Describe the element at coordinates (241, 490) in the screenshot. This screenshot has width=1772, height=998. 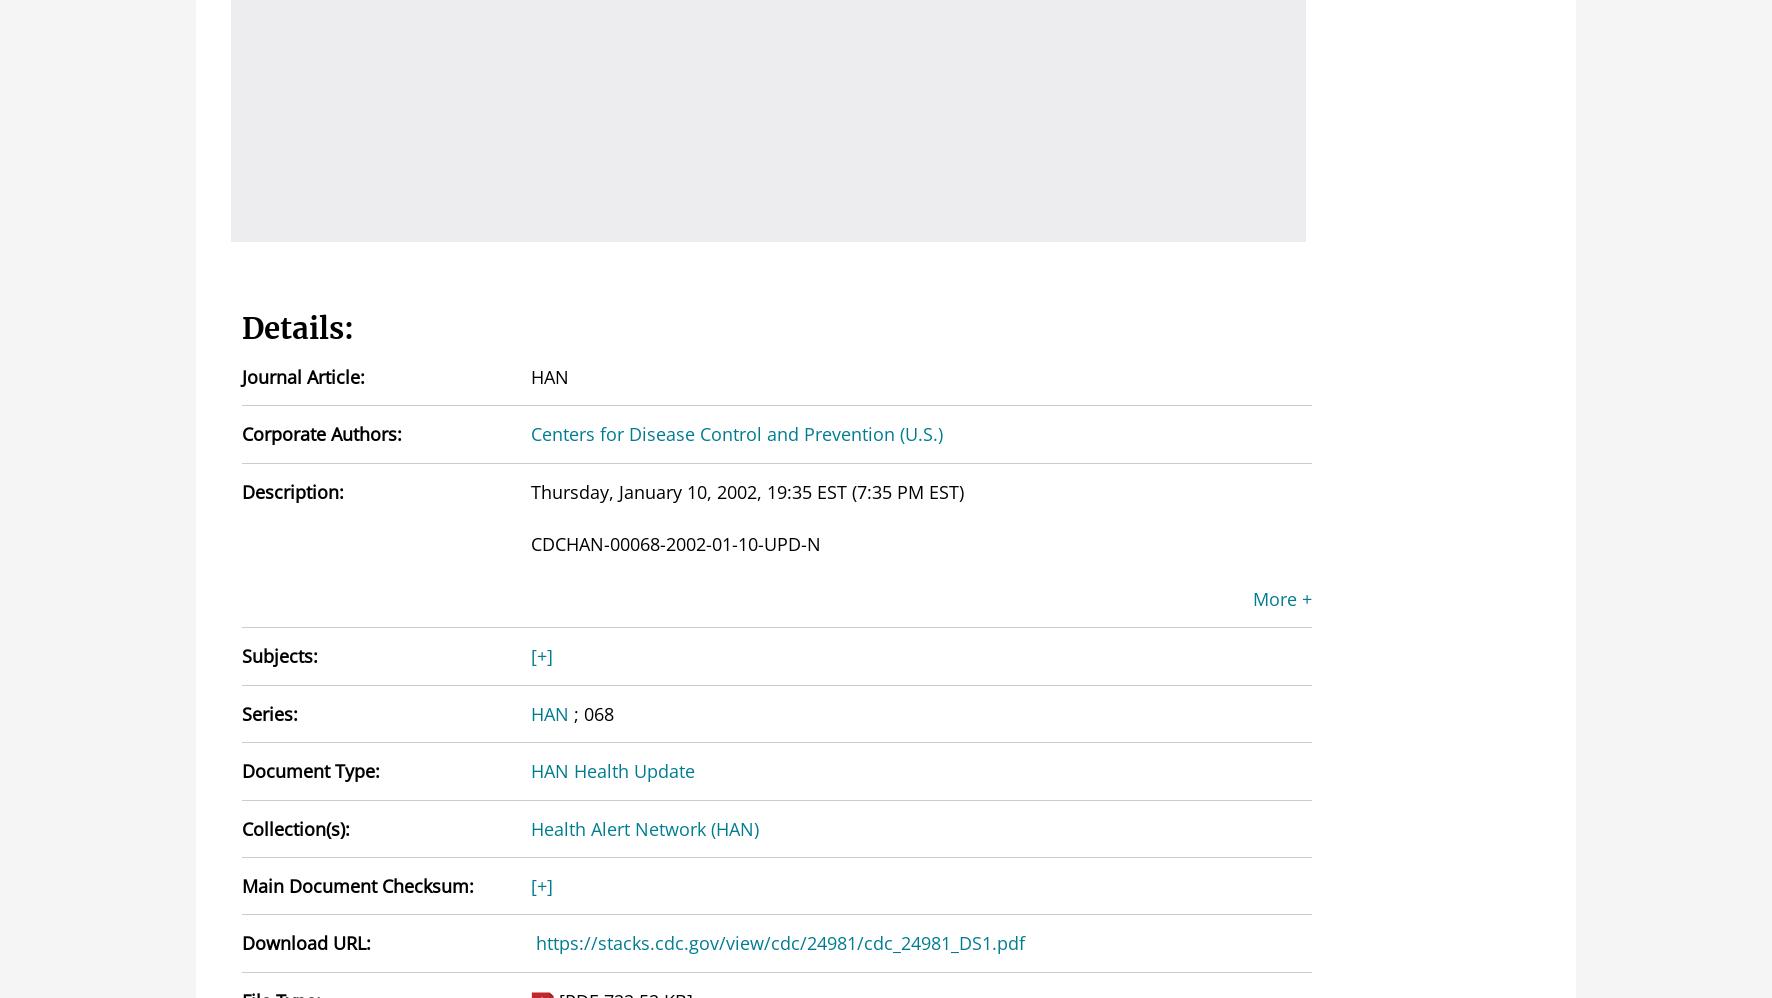
I see `'Description:'` at that location.